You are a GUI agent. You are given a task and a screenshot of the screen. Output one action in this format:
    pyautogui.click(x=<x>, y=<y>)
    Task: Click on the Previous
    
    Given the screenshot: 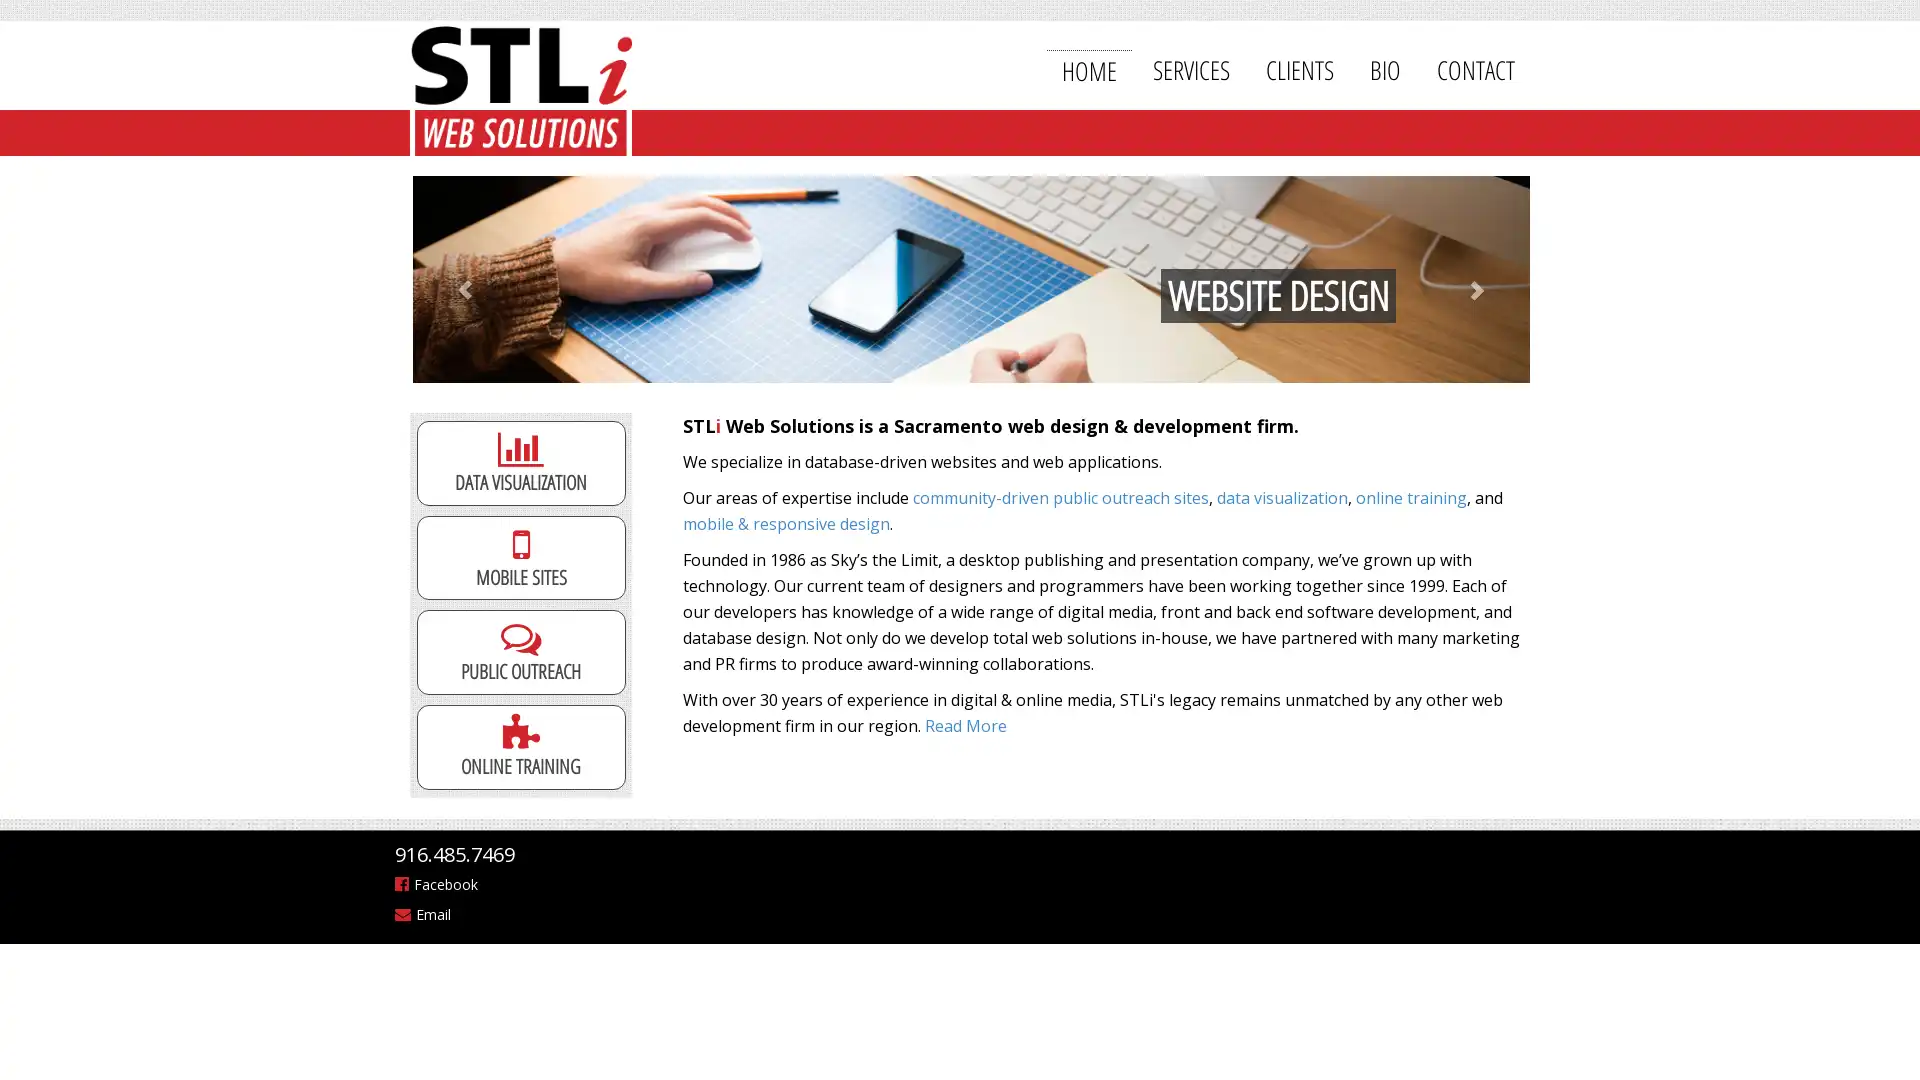 What is the action you would take?
    pyautogui.click(x=484, y=279)
    